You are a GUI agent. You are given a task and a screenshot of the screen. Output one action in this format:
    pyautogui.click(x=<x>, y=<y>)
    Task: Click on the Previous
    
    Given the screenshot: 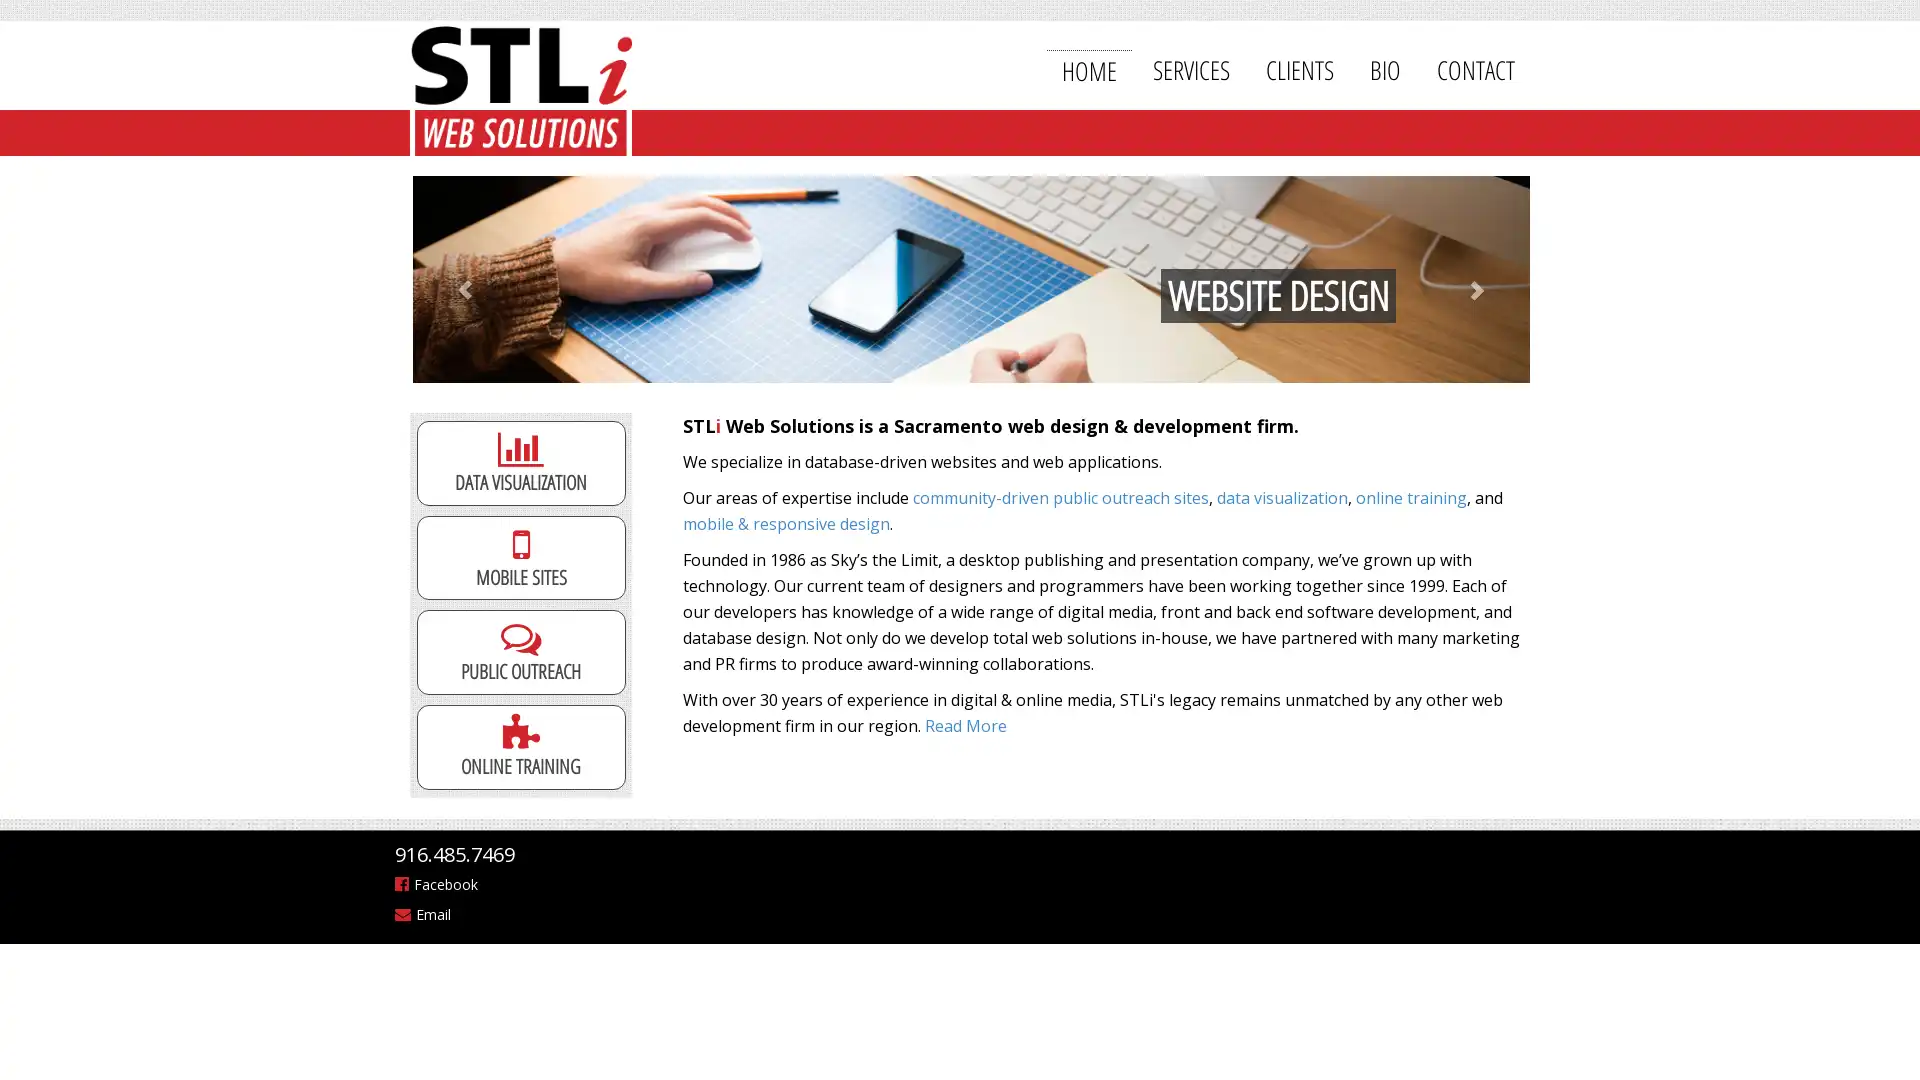 What is the action you would take?
    pyautogui.click(x=484, y=279)
    